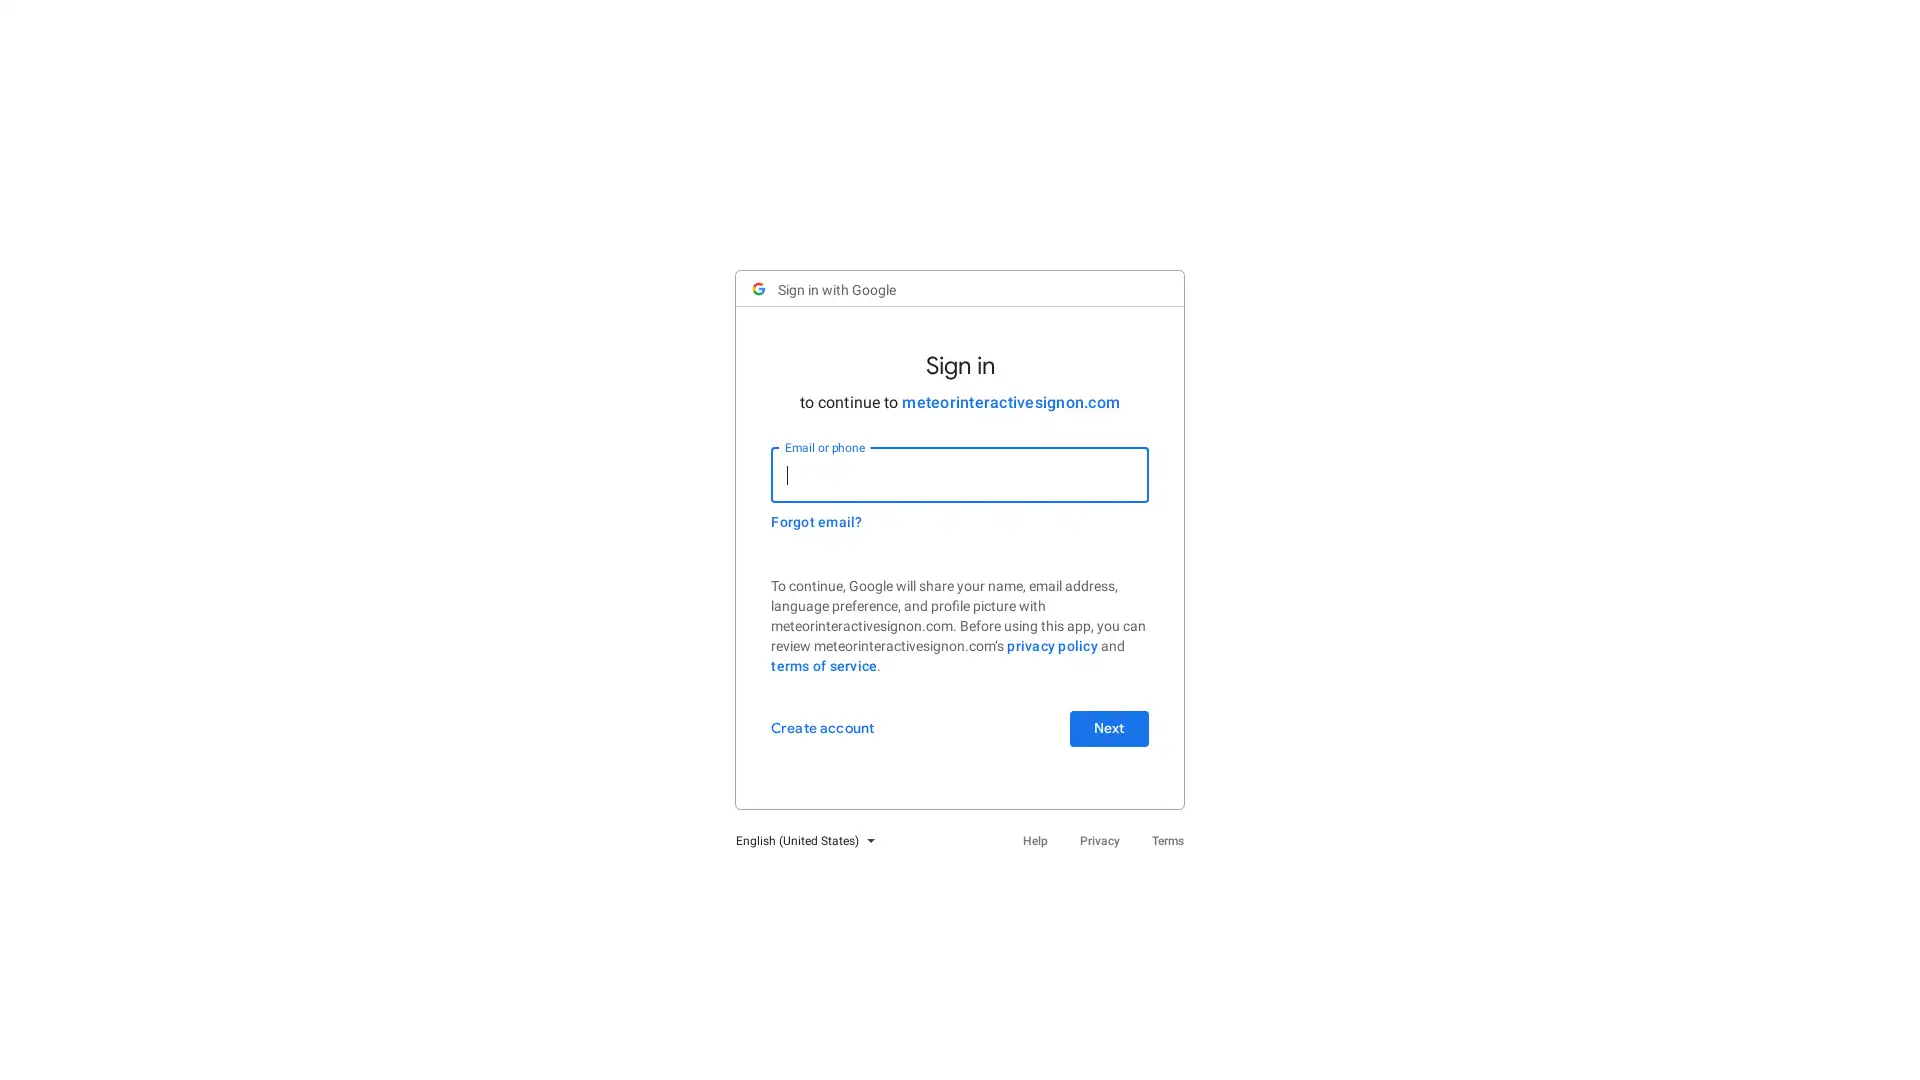 The width and height of the screenshot is (1920, 1080). Describe the element at coordinates (821, 524) in the screenshot. I see `Forgot email?` at that location.